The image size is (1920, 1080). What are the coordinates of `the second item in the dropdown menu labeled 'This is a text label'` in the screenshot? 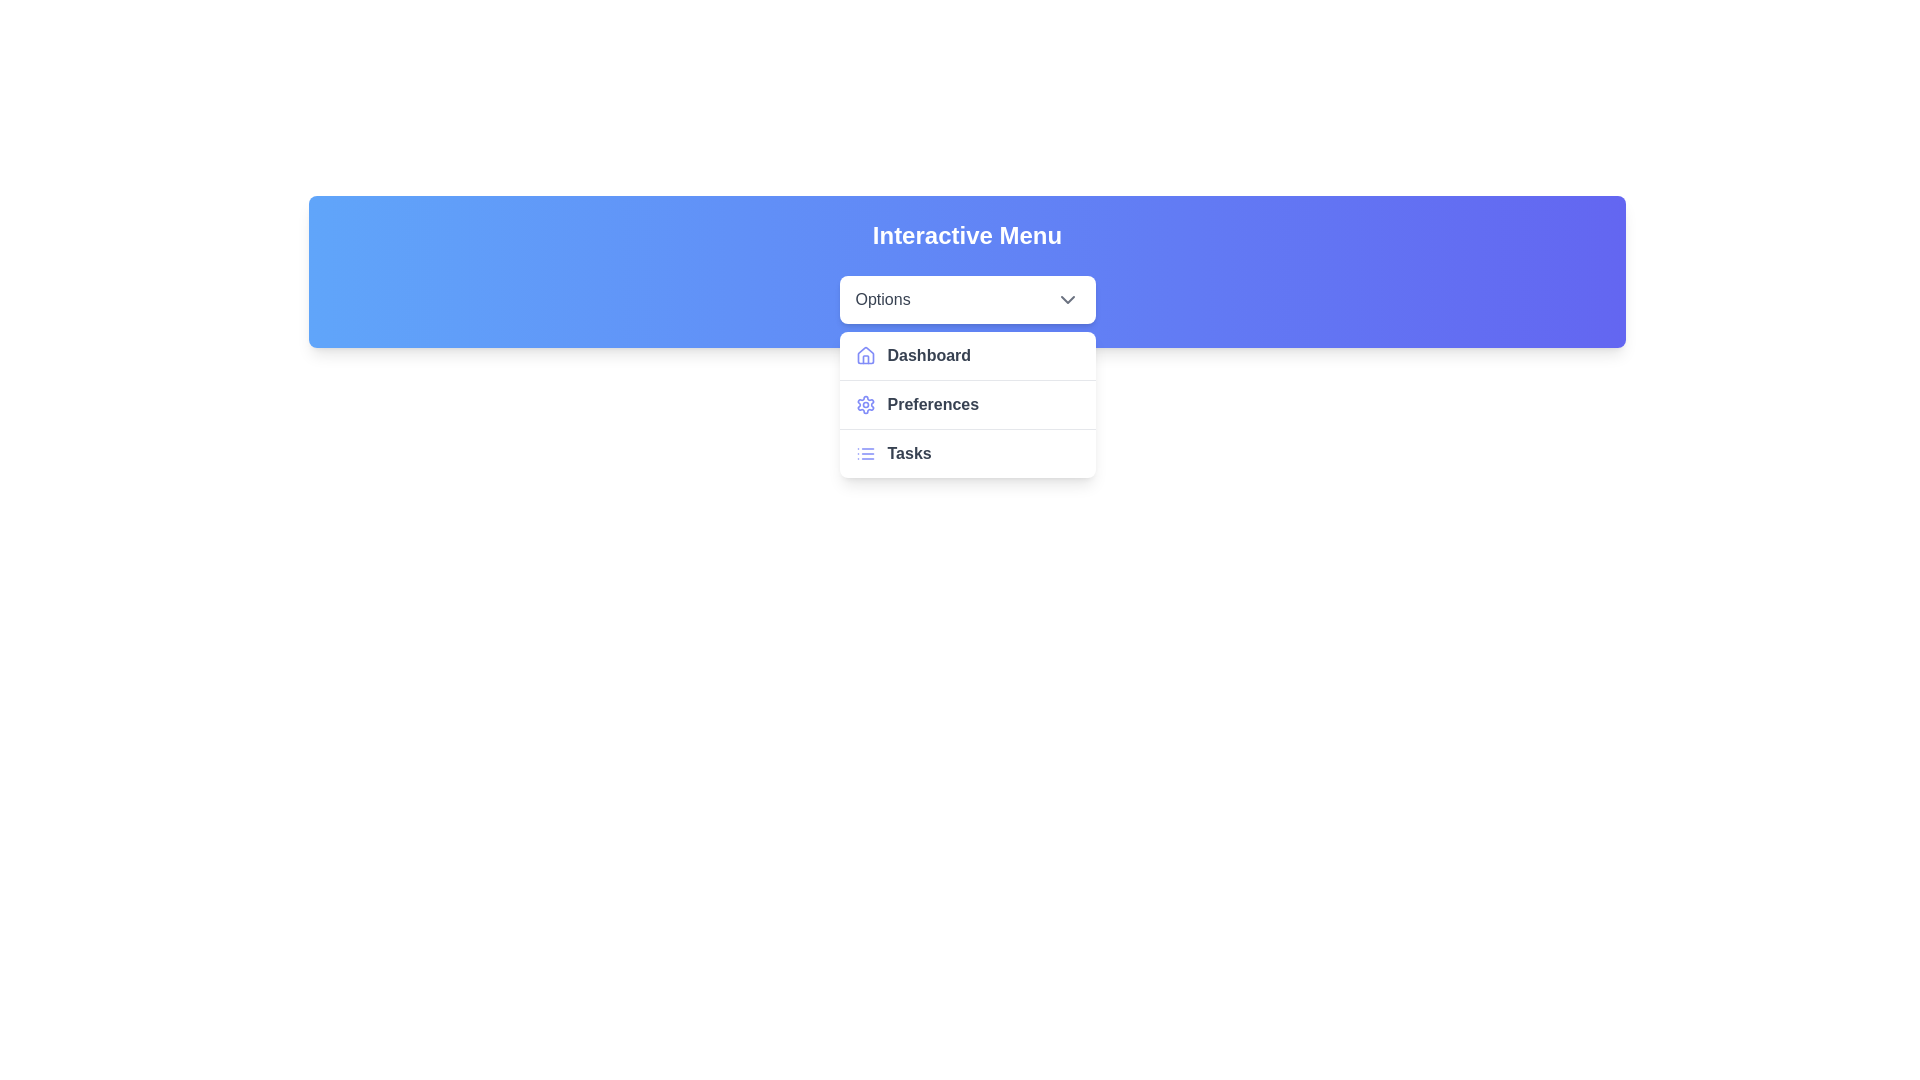 It's located at (932, 405).